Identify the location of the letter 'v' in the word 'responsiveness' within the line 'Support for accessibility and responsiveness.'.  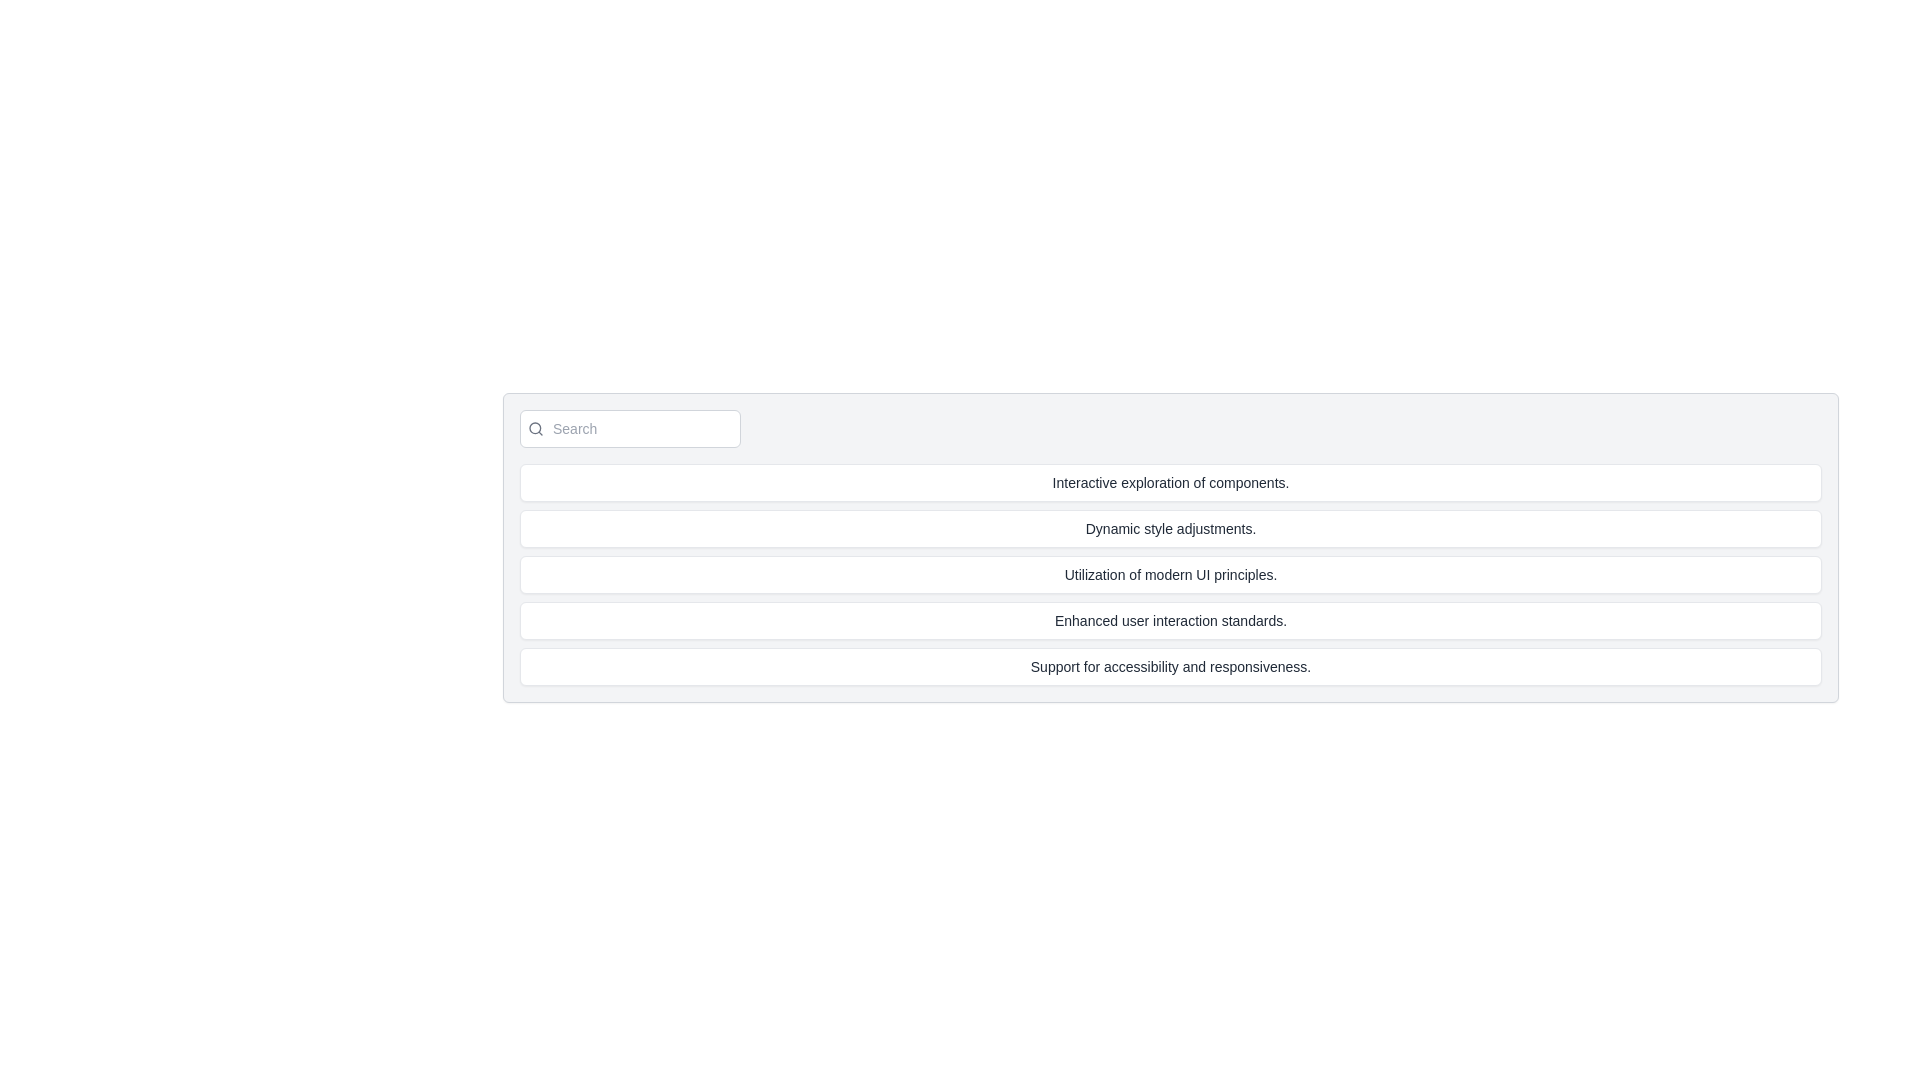
(1265, 667).